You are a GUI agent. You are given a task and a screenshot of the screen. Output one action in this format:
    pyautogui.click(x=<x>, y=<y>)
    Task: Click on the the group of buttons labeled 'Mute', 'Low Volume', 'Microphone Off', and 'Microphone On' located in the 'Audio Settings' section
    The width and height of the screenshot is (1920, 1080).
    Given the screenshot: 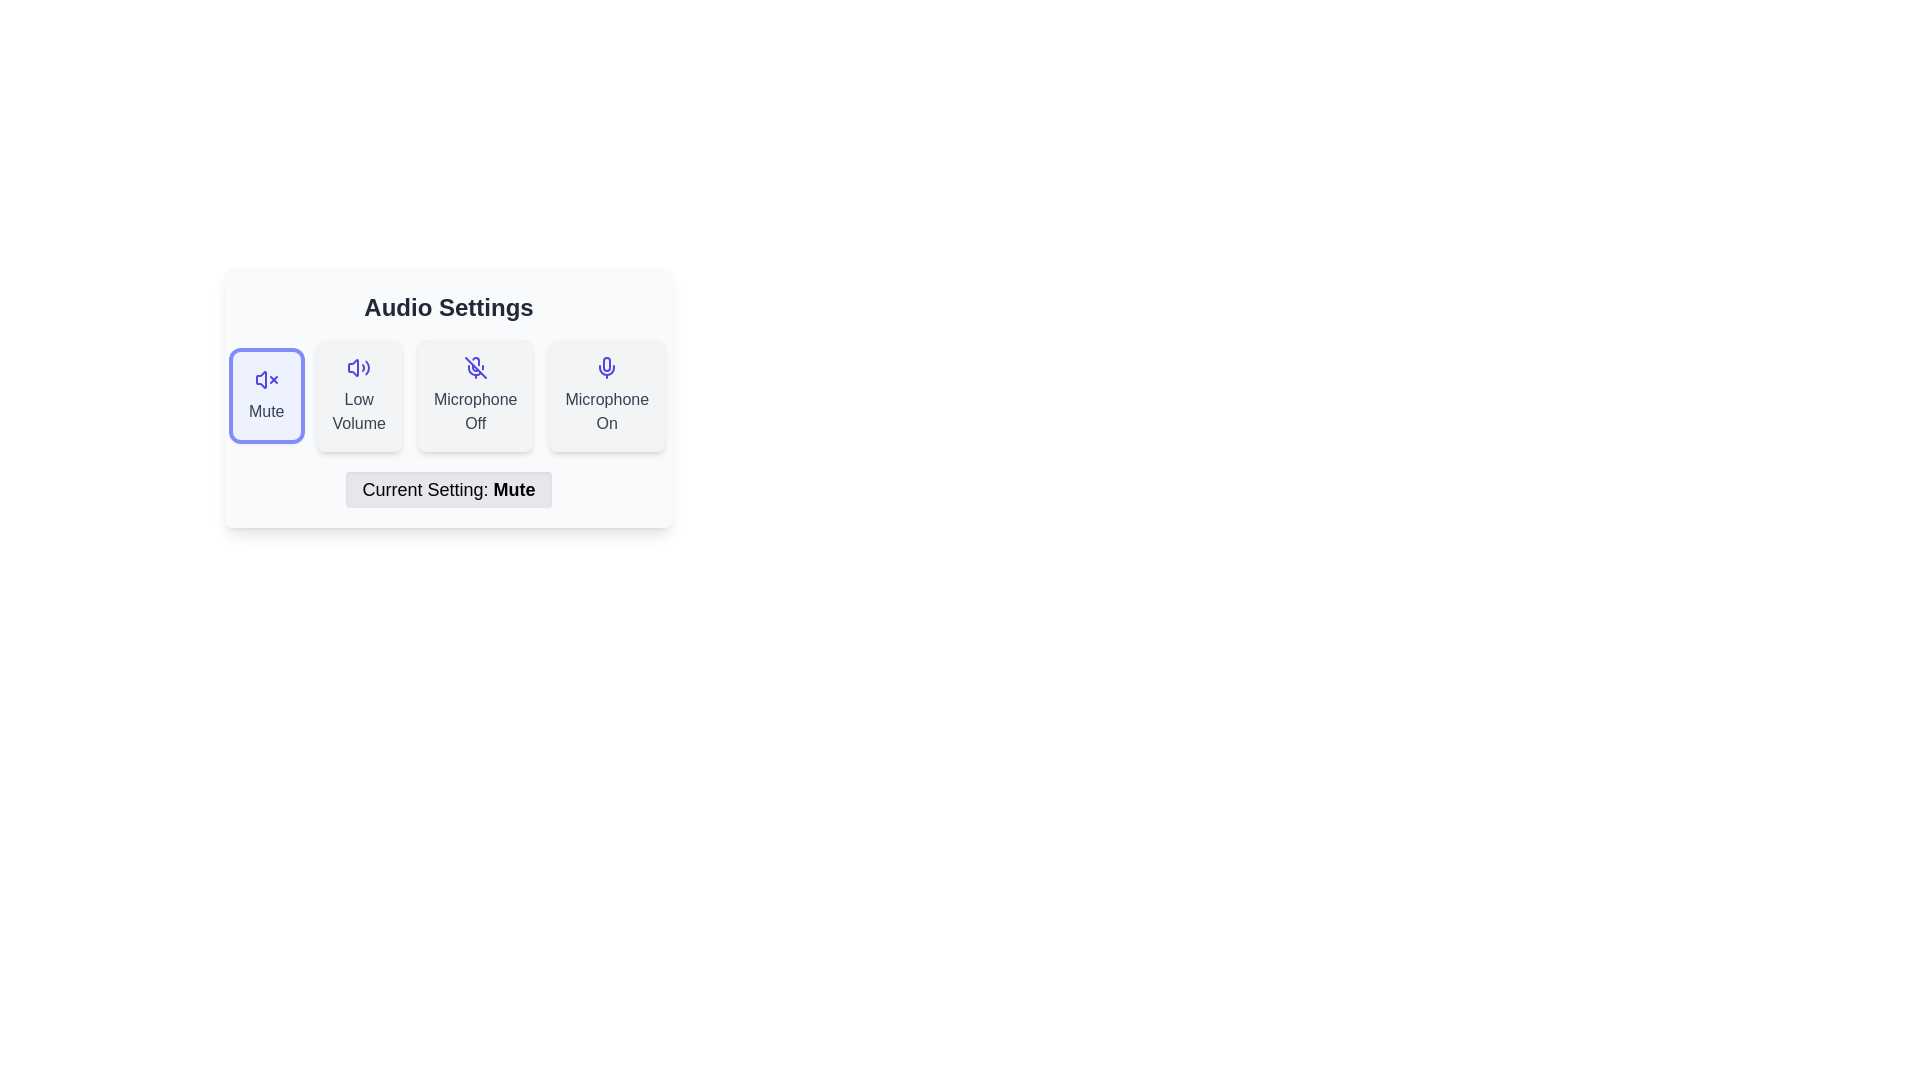 What is the action you would take?
    pyautogui.click(x=448, y=396)
    